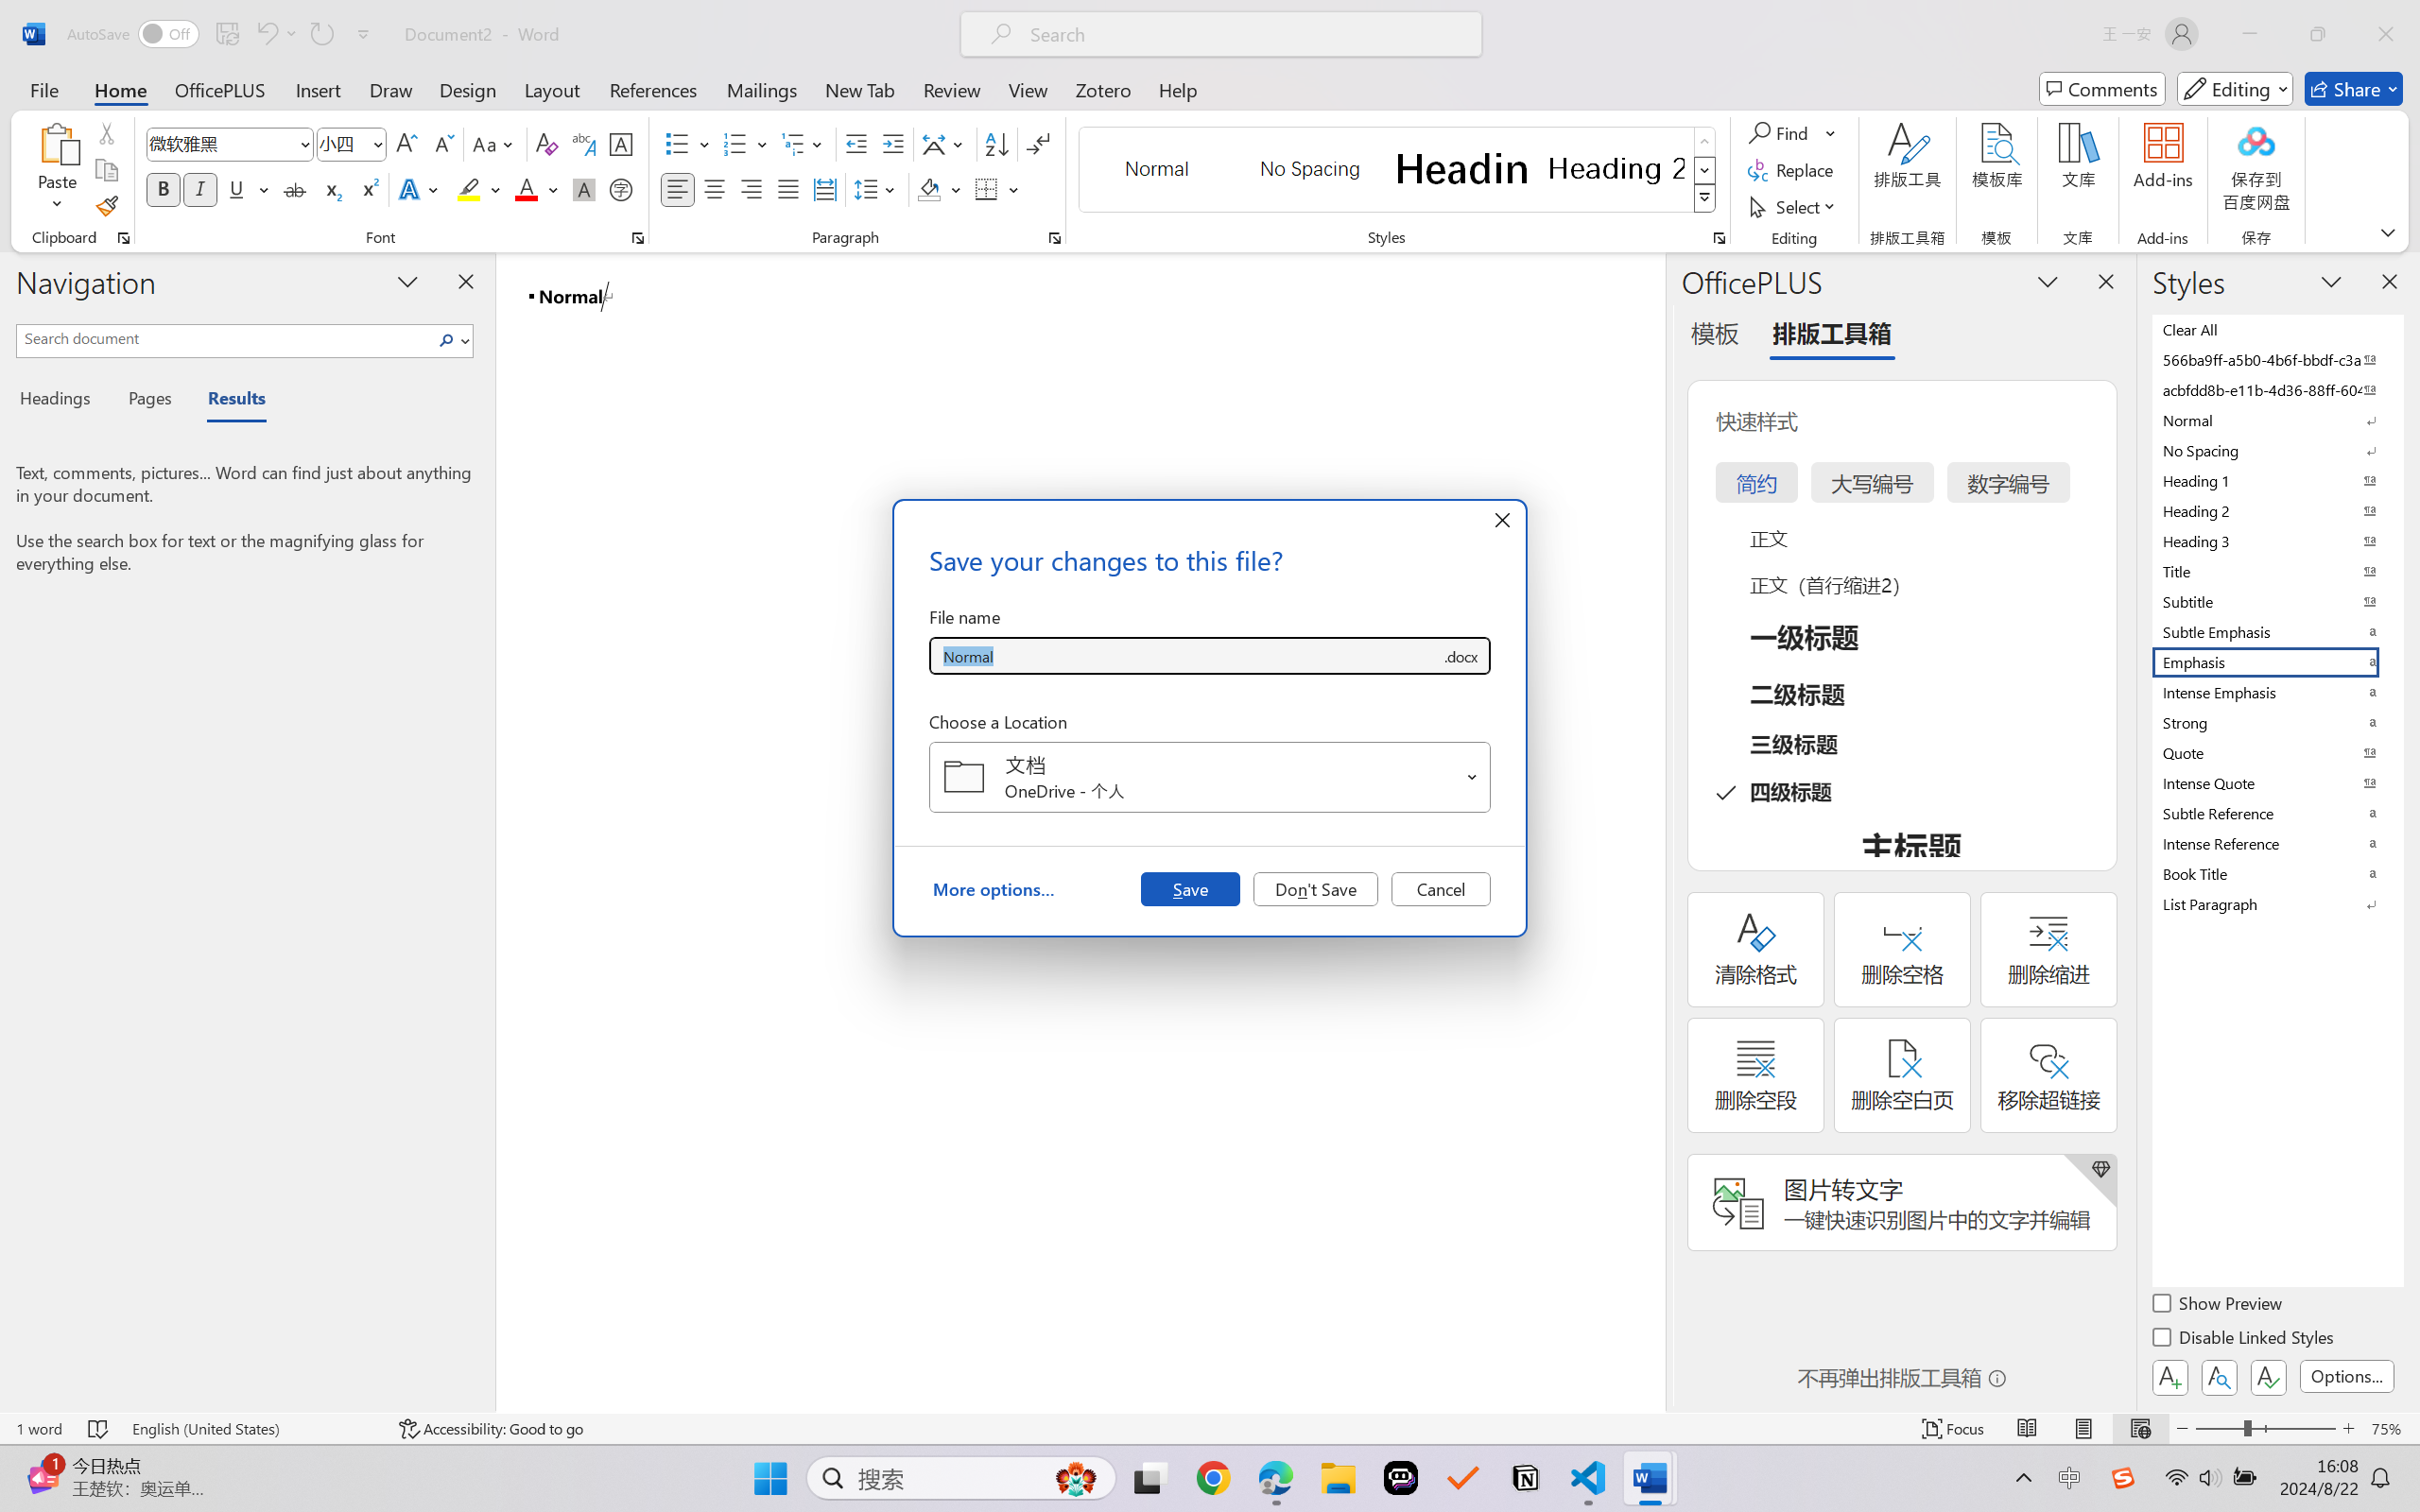 The image size is (2420, 1512). What do you see at coordinates (856, 144) in the screenshot?
I see `'Decrease Indent'` at bounding box center [856, 144].